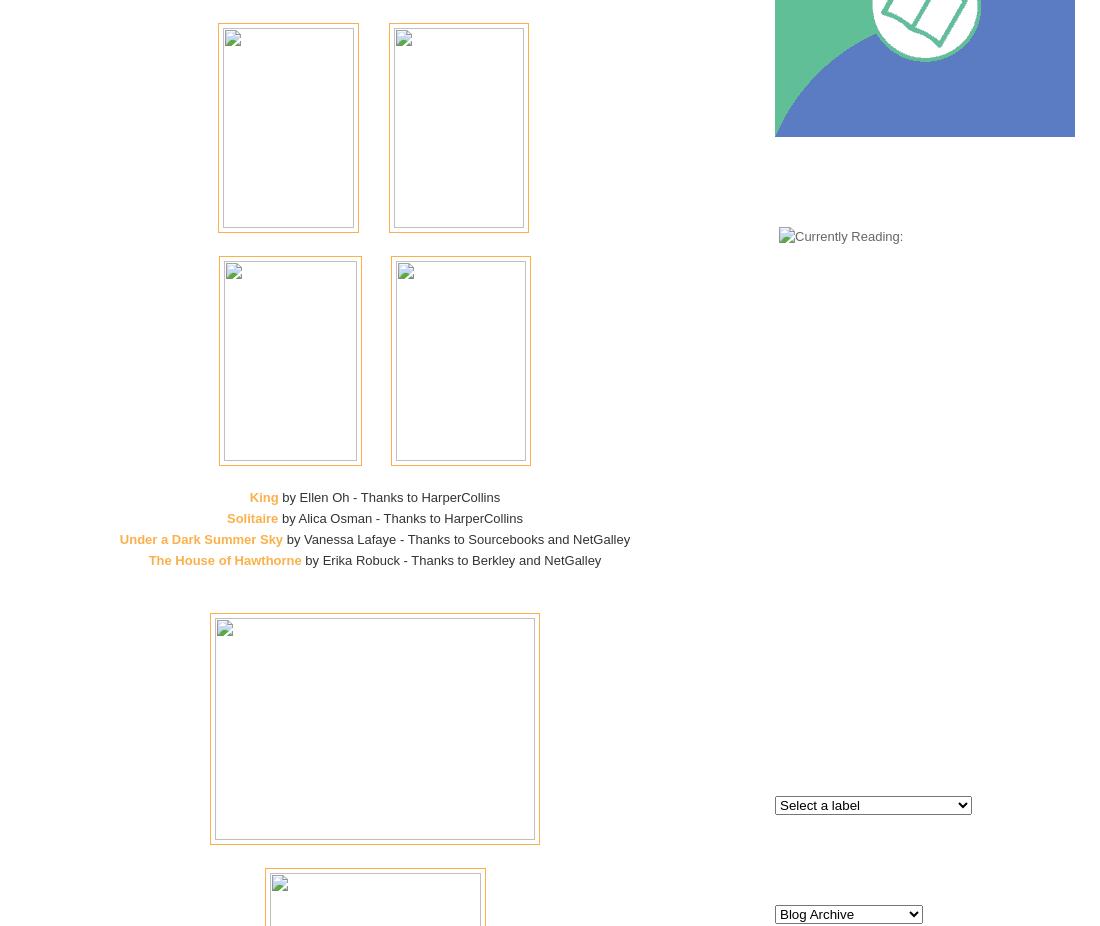  Describe the element at coordinates (388, 496) in the screenshot. I see `'by Ellen Oh - Thanks to HarperCollins'` at that location.